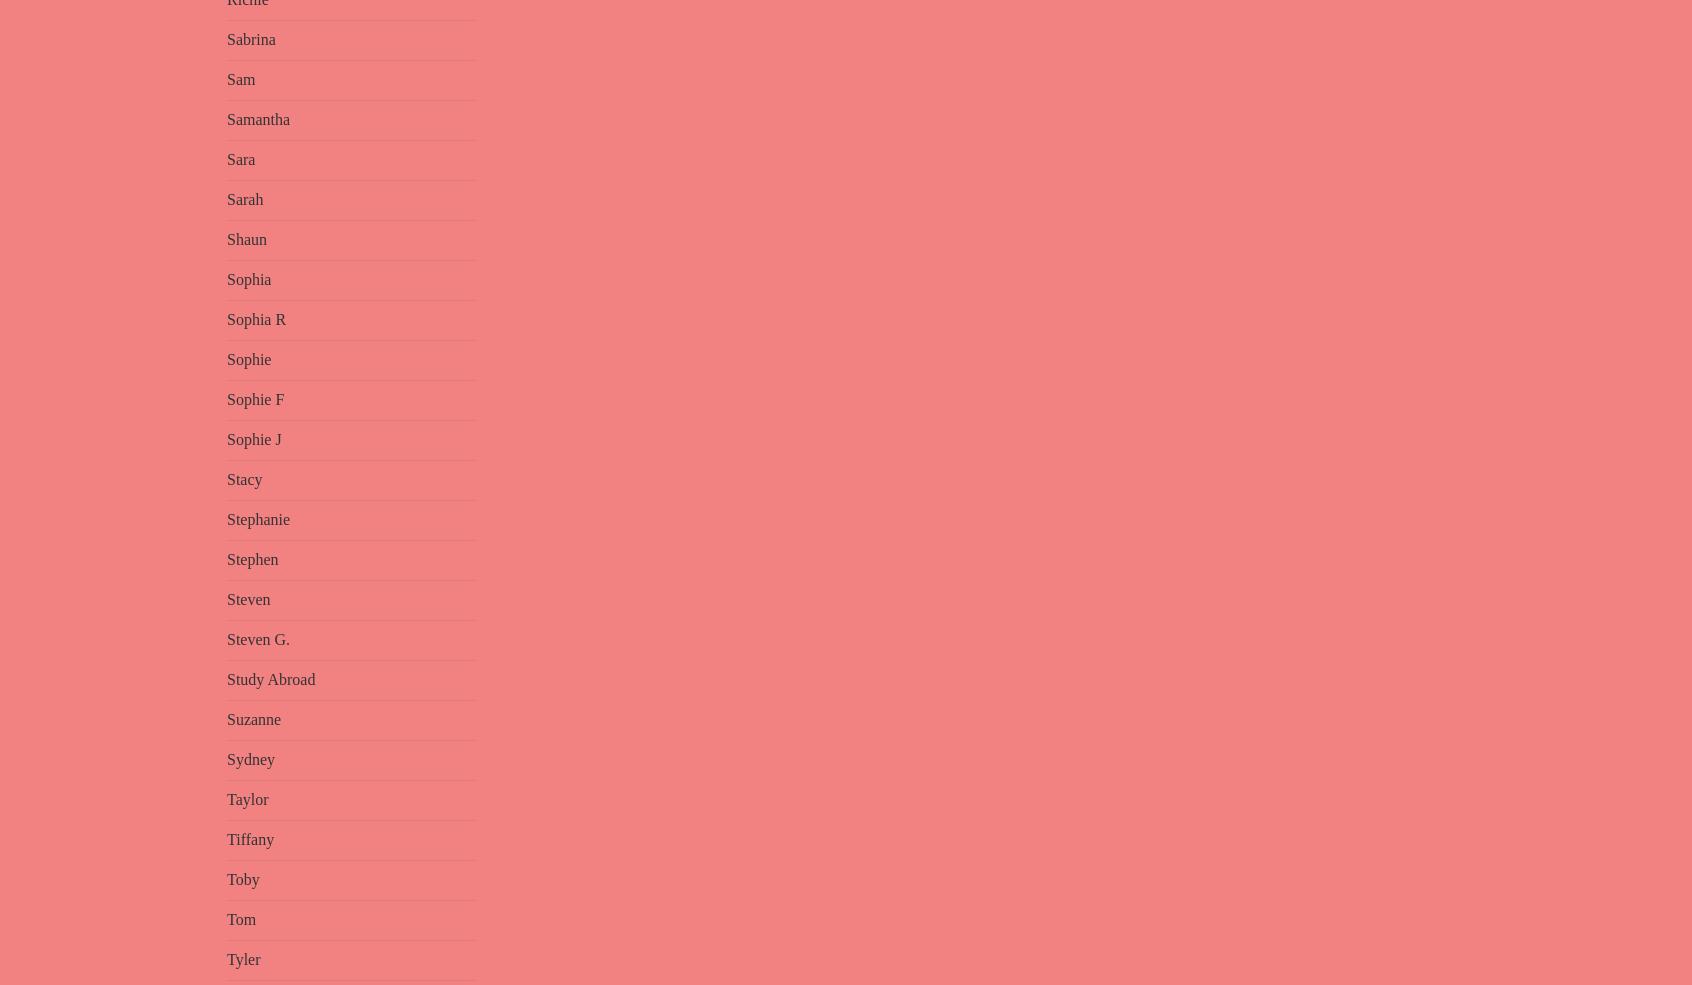 The width and height of the screenshot is (1692, 985). What do you see at coordinates (227, 598) in the screenshot?
I see `'Steven'` at bounding box center [227, 598].